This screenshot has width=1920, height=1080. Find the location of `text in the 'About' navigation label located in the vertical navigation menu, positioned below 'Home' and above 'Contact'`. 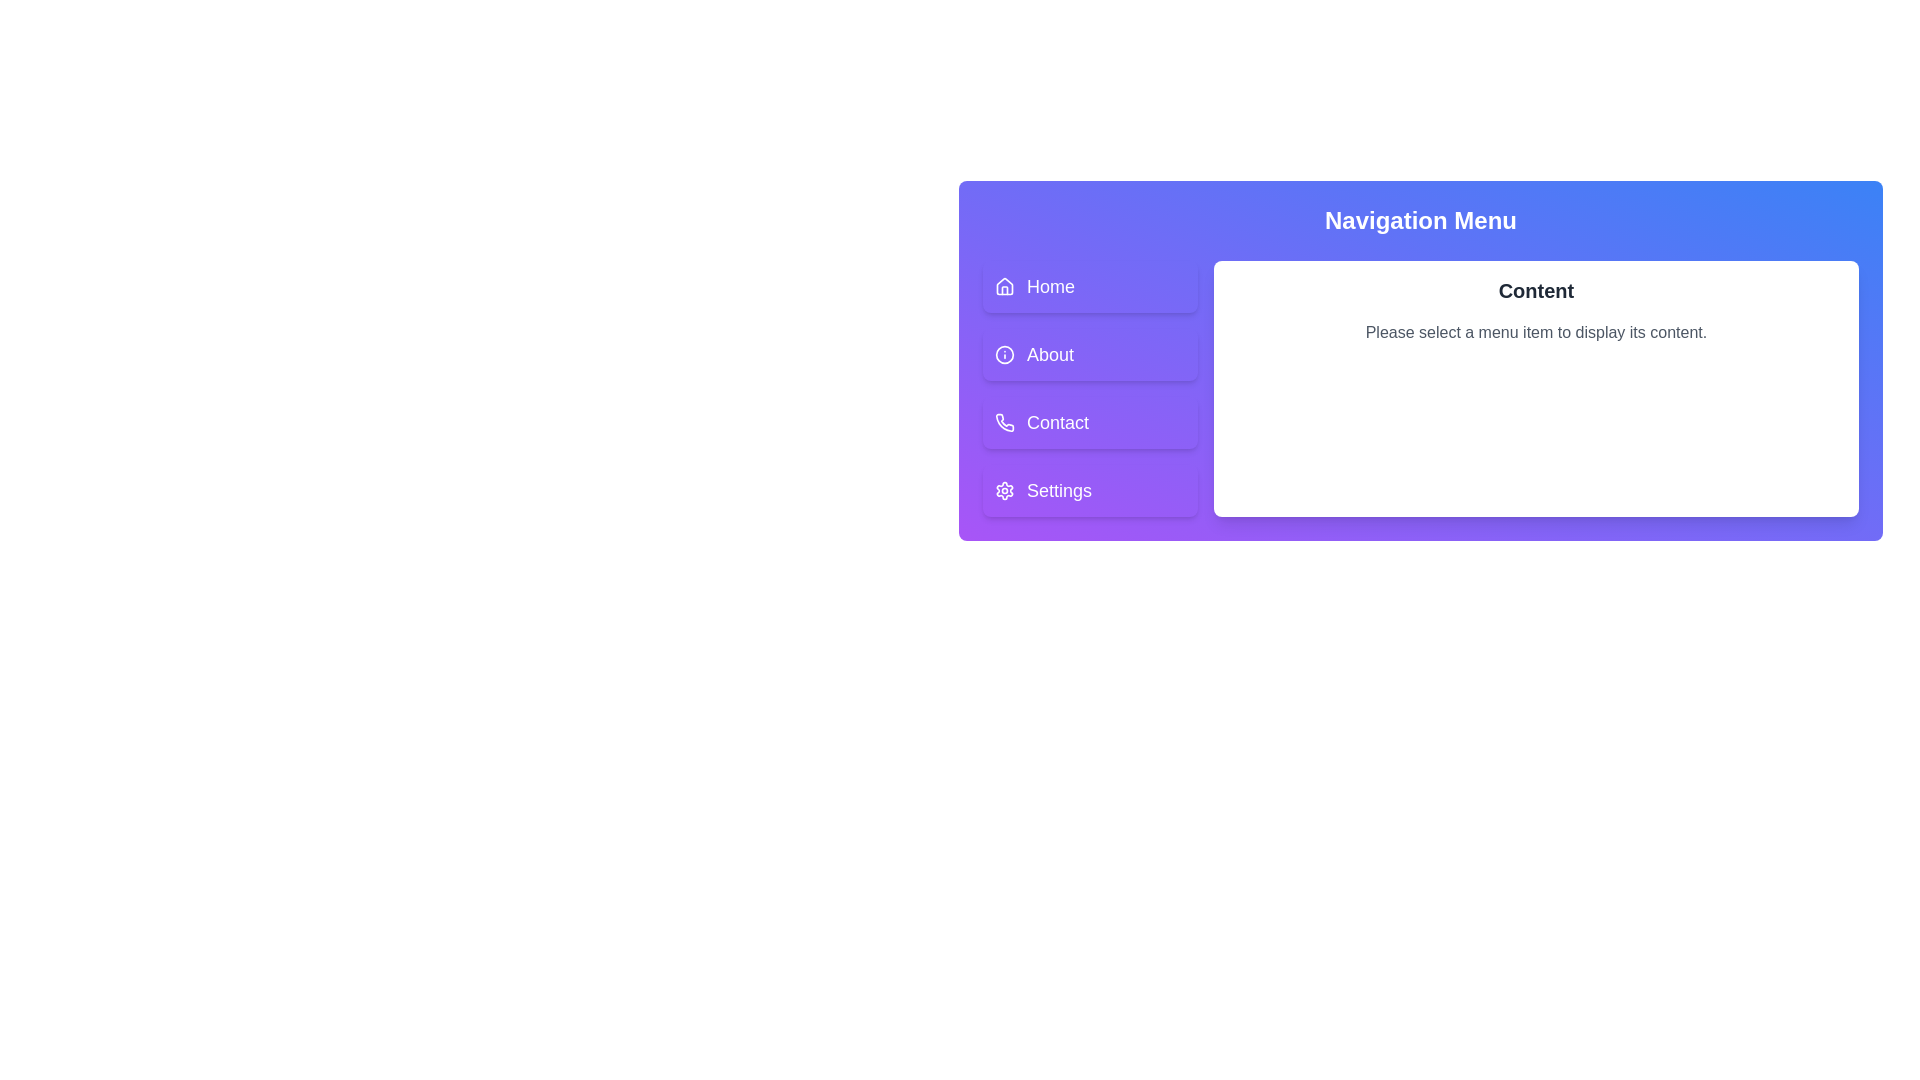

text in the 'About' navigation label located in the vertical navigation menu, positioned below 'Home' and above 'Contact' is located at coordinates (1049, 353).